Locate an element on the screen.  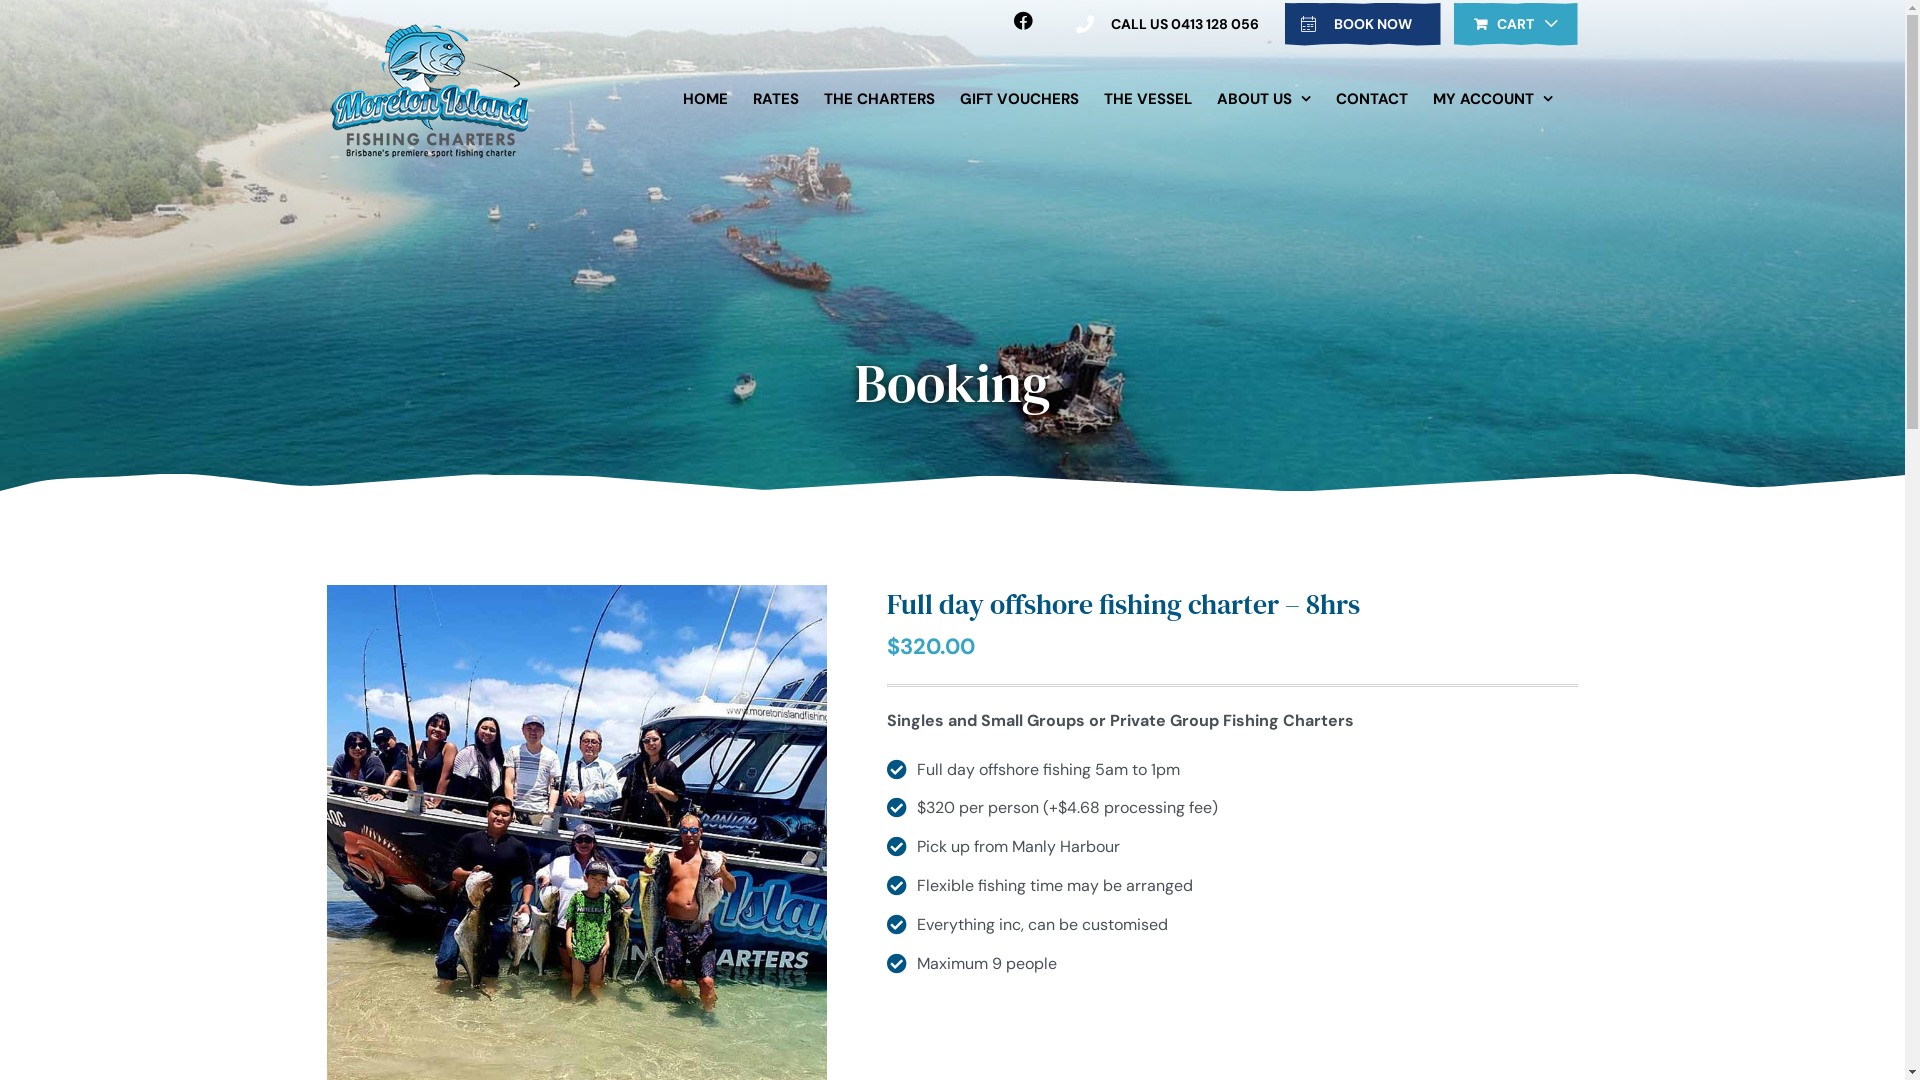
'ABOUT US' is located at coordinates (1261, 99).